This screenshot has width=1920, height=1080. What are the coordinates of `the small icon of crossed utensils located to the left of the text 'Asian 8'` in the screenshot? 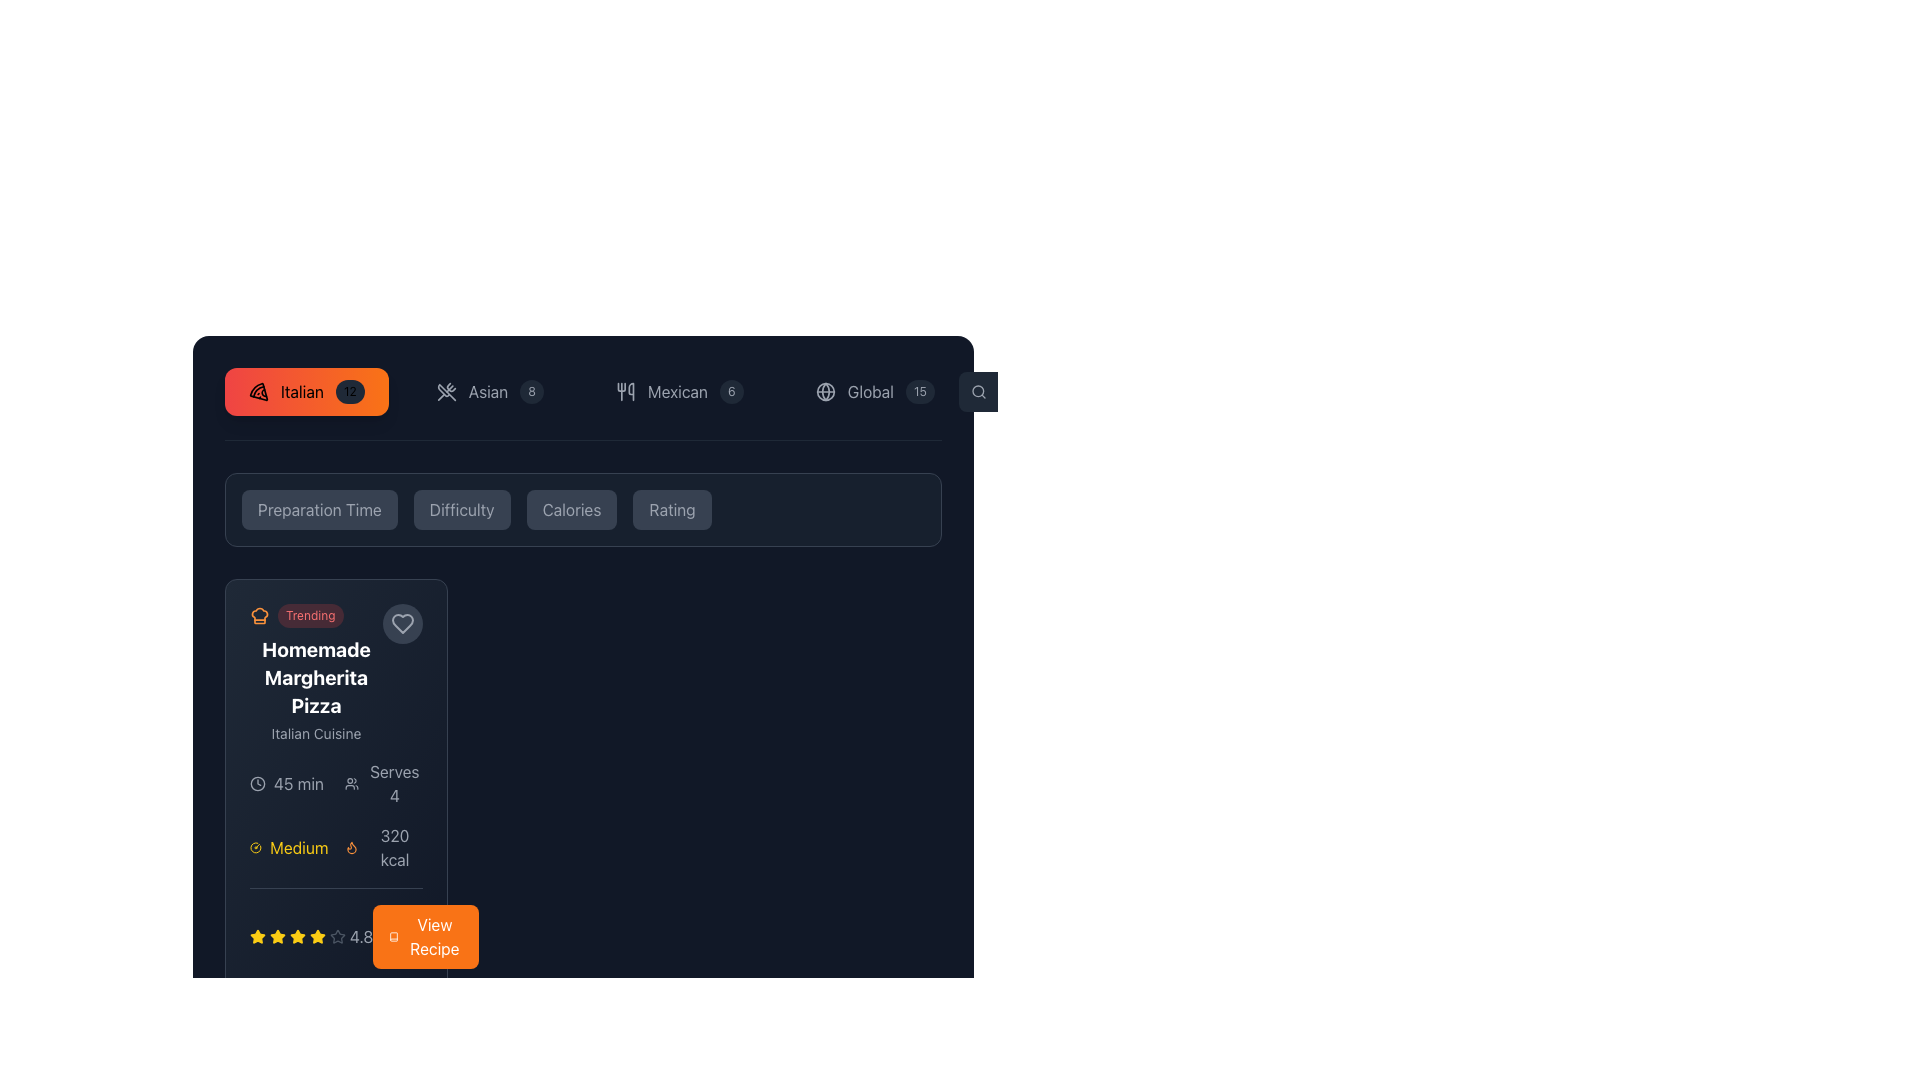 It's located at (445, 392).